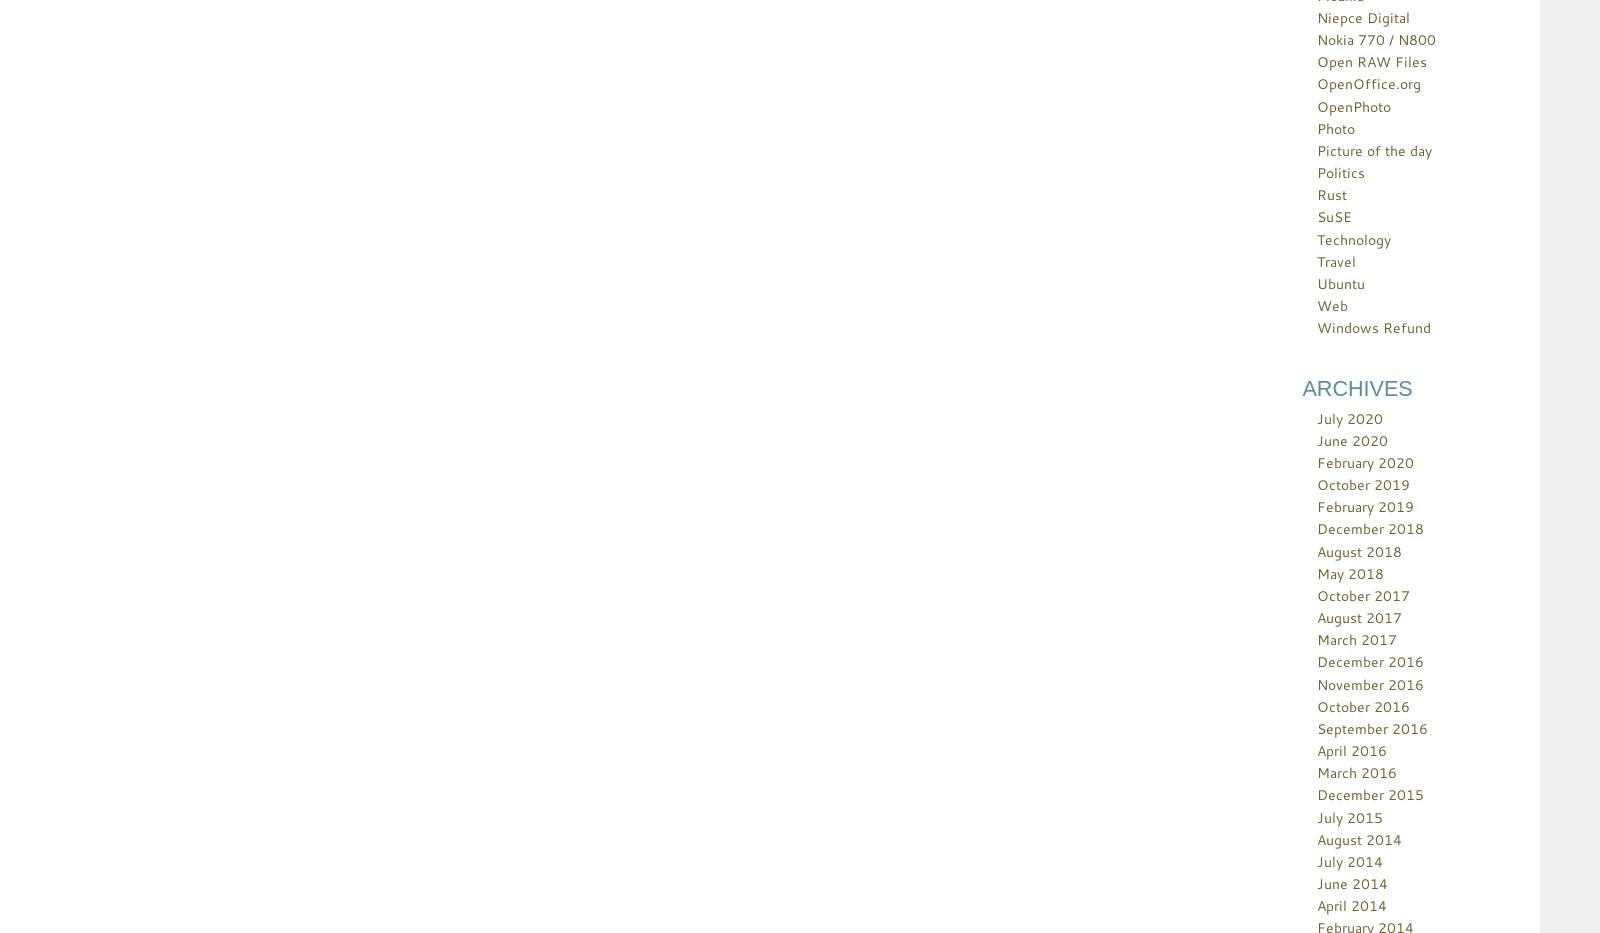  What do you see at coordinates (1315, 282) in the screenshot?
I see `'Ubuntu'` at bounding box center [1315, 282].